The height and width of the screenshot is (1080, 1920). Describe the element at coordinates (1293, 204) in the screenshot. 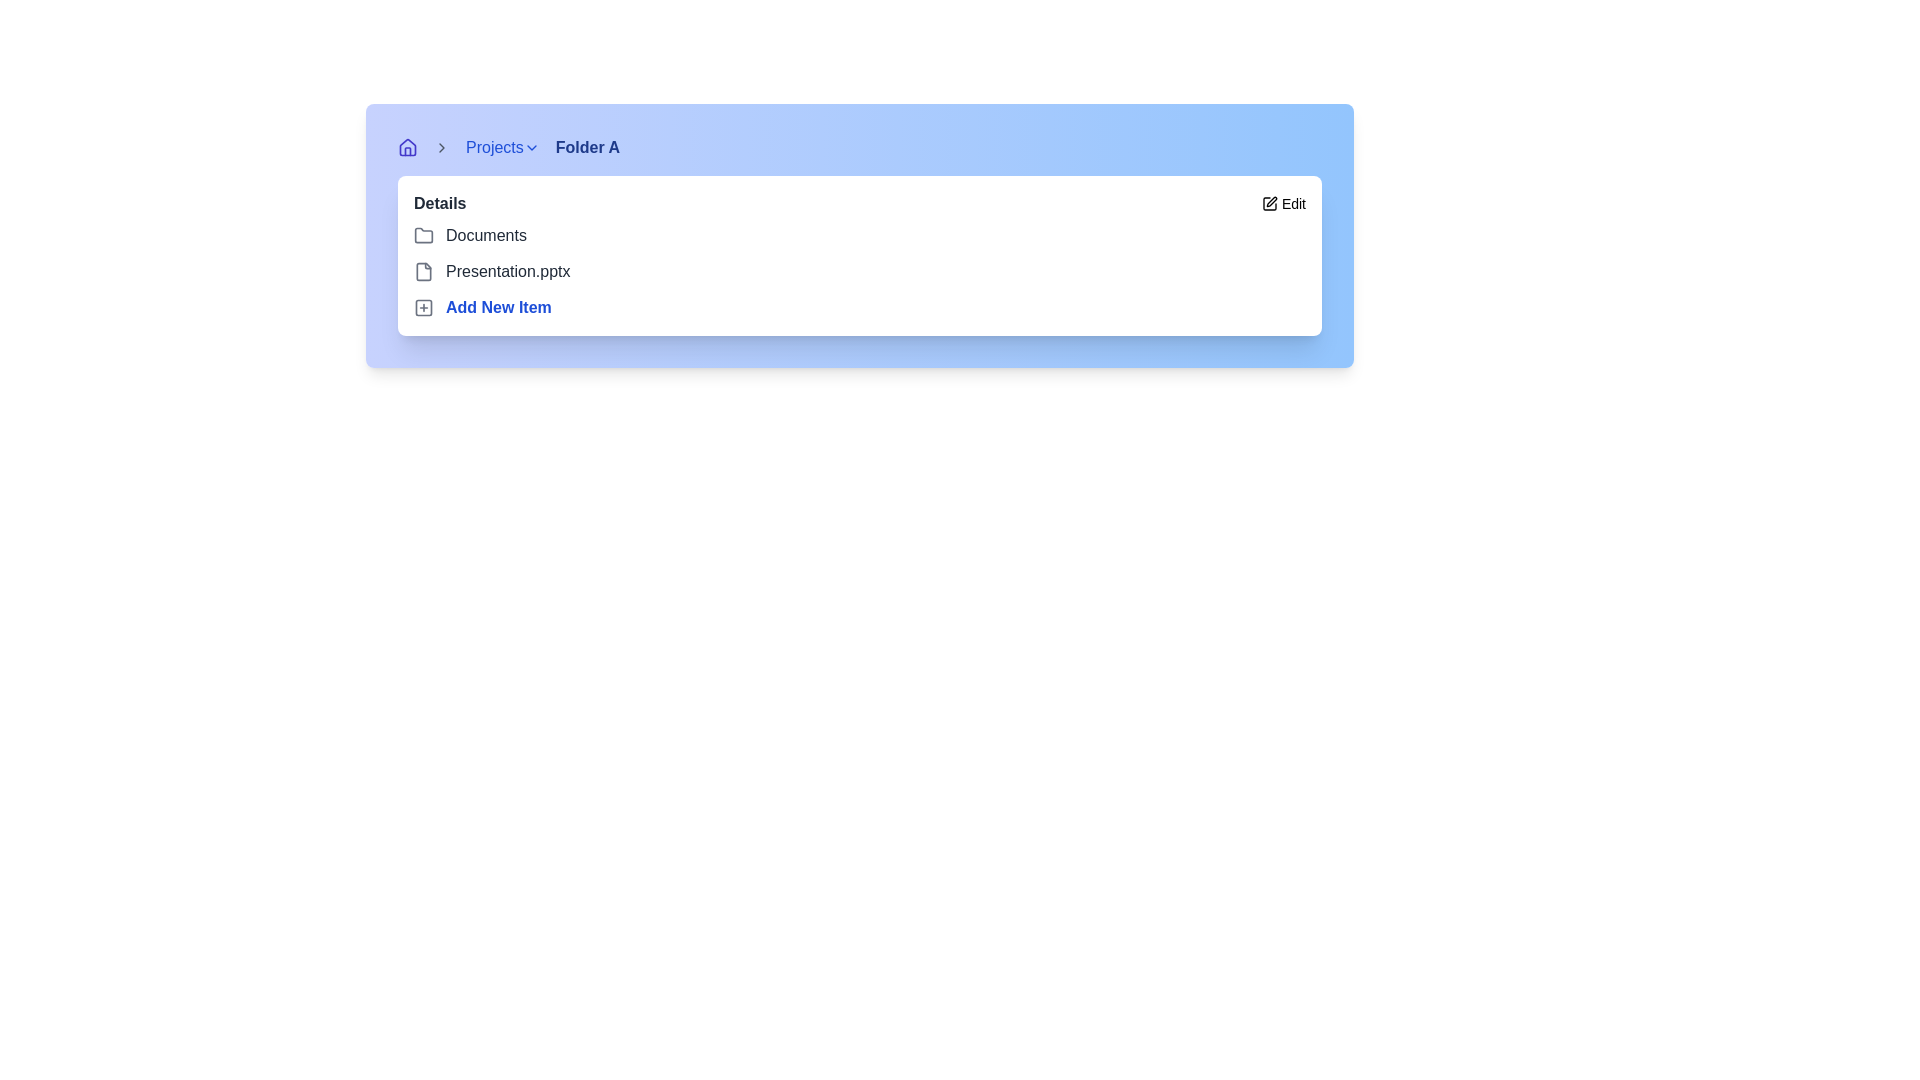

I see `the 'Edit' button, which features the text 'Edit' and an icon of a square with a pen, located in the top-right section of a white panel with a light blue background` at that location.